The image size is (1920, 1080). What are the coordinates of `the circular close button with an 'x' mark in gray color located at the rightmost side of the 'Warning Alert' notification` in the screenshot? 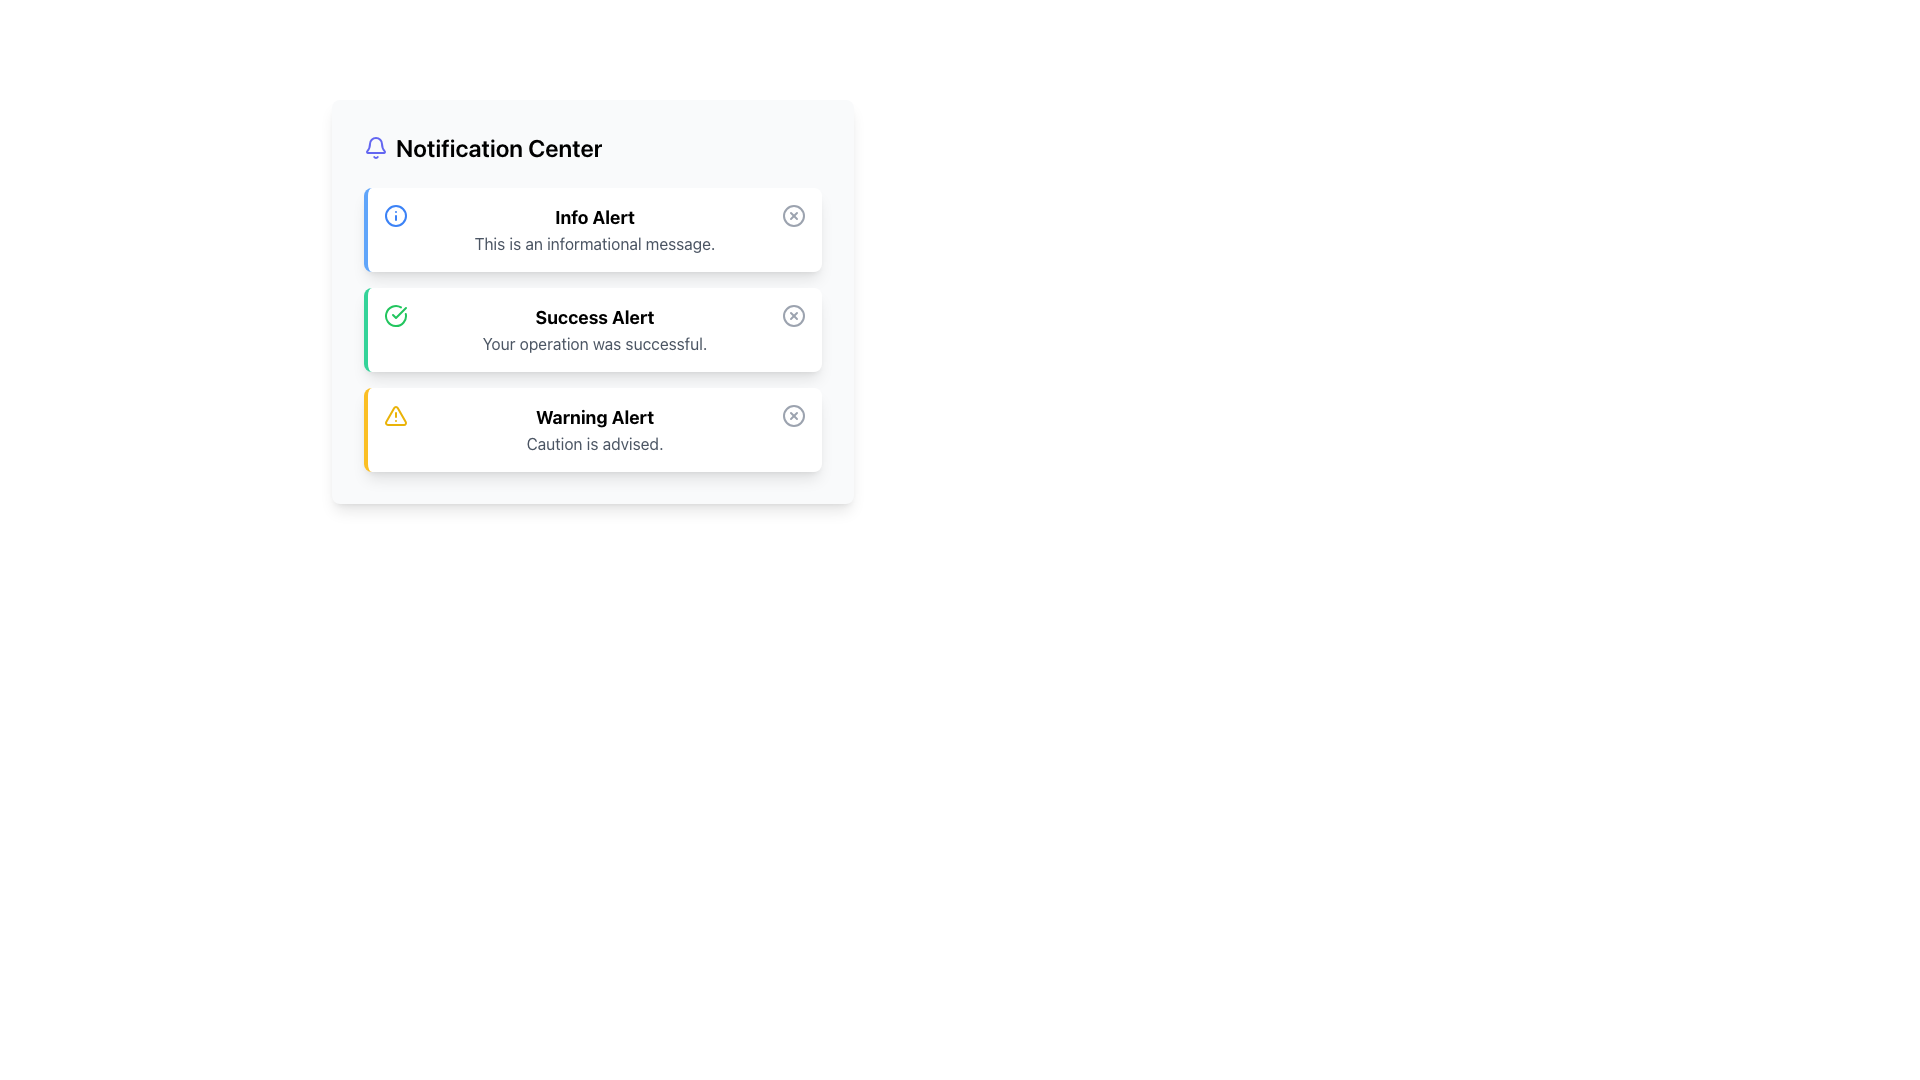 It's located at (792, 415).